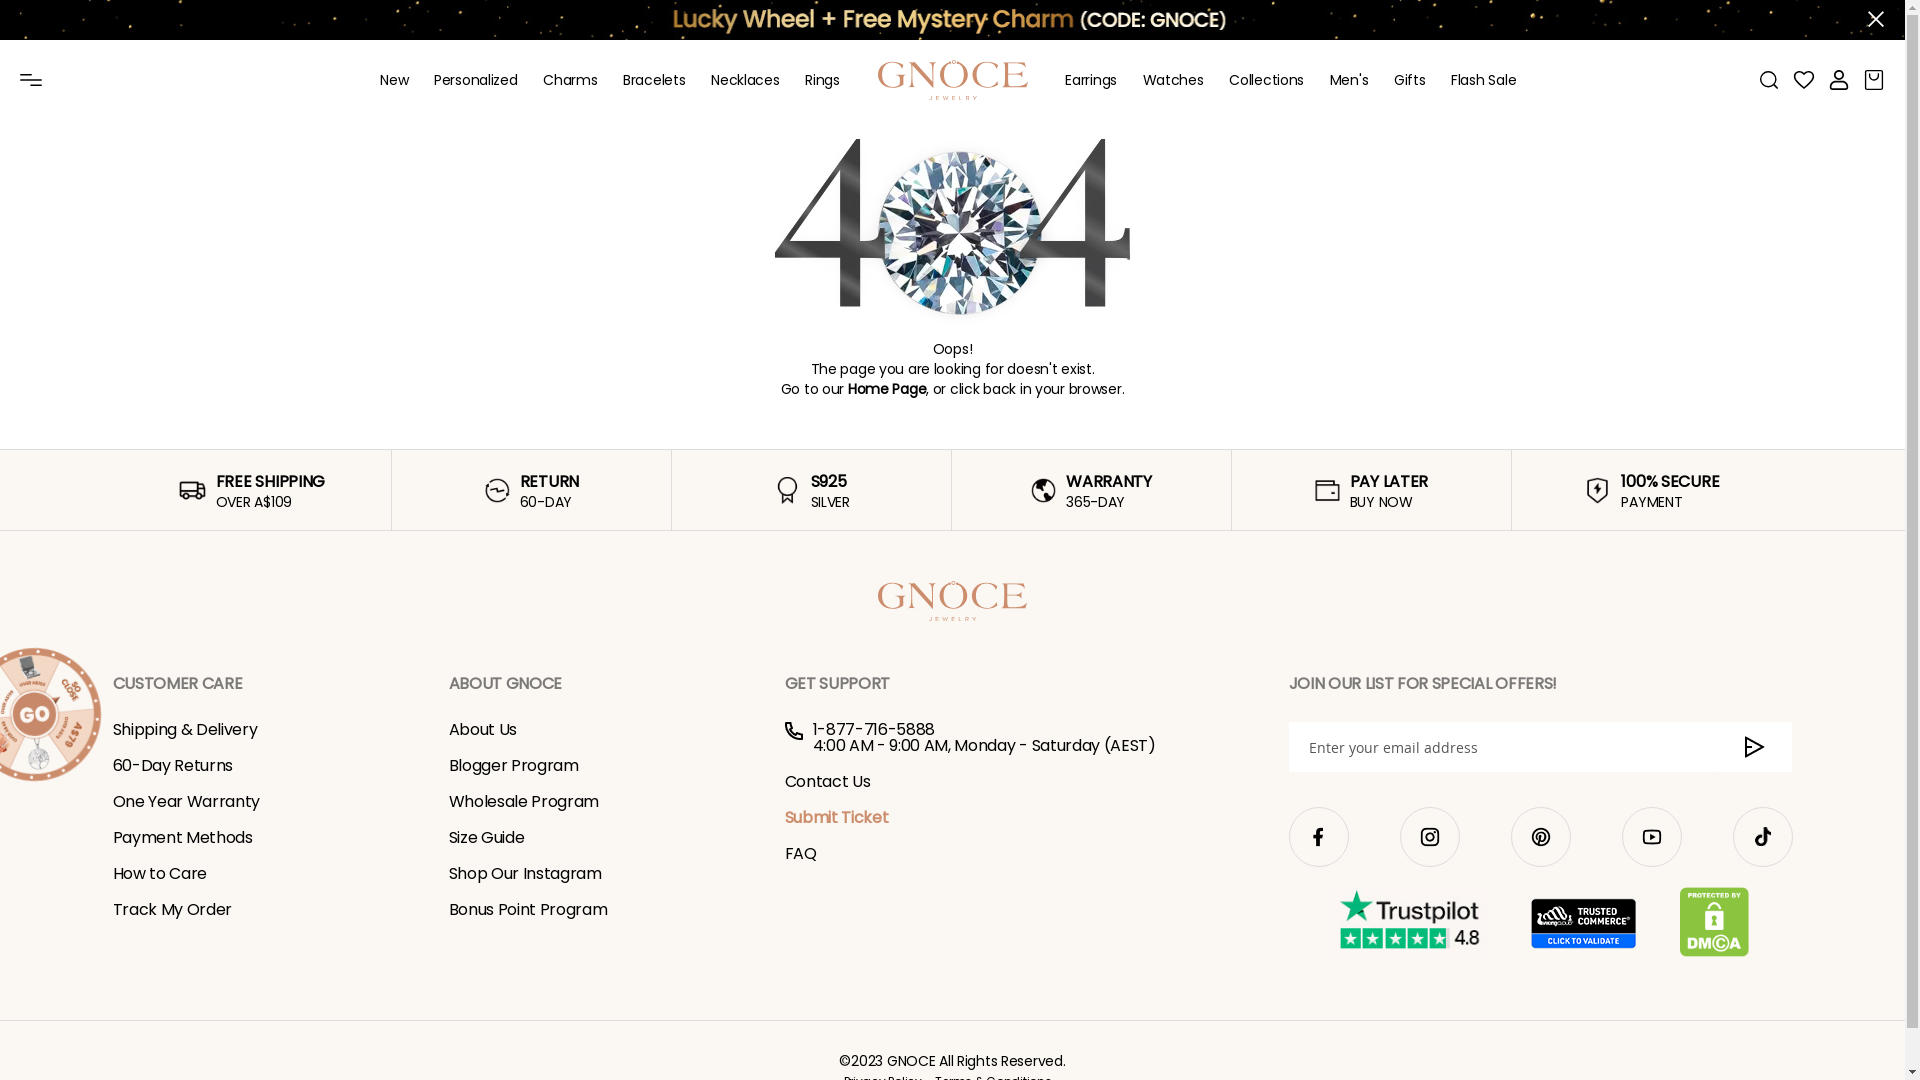 The height and width of the screenshot is (1080, 1920). What do you see at coordinates (186, 800) in the screenshot?
I see `'One Year Warranty'` at bounding box center [186, 800].